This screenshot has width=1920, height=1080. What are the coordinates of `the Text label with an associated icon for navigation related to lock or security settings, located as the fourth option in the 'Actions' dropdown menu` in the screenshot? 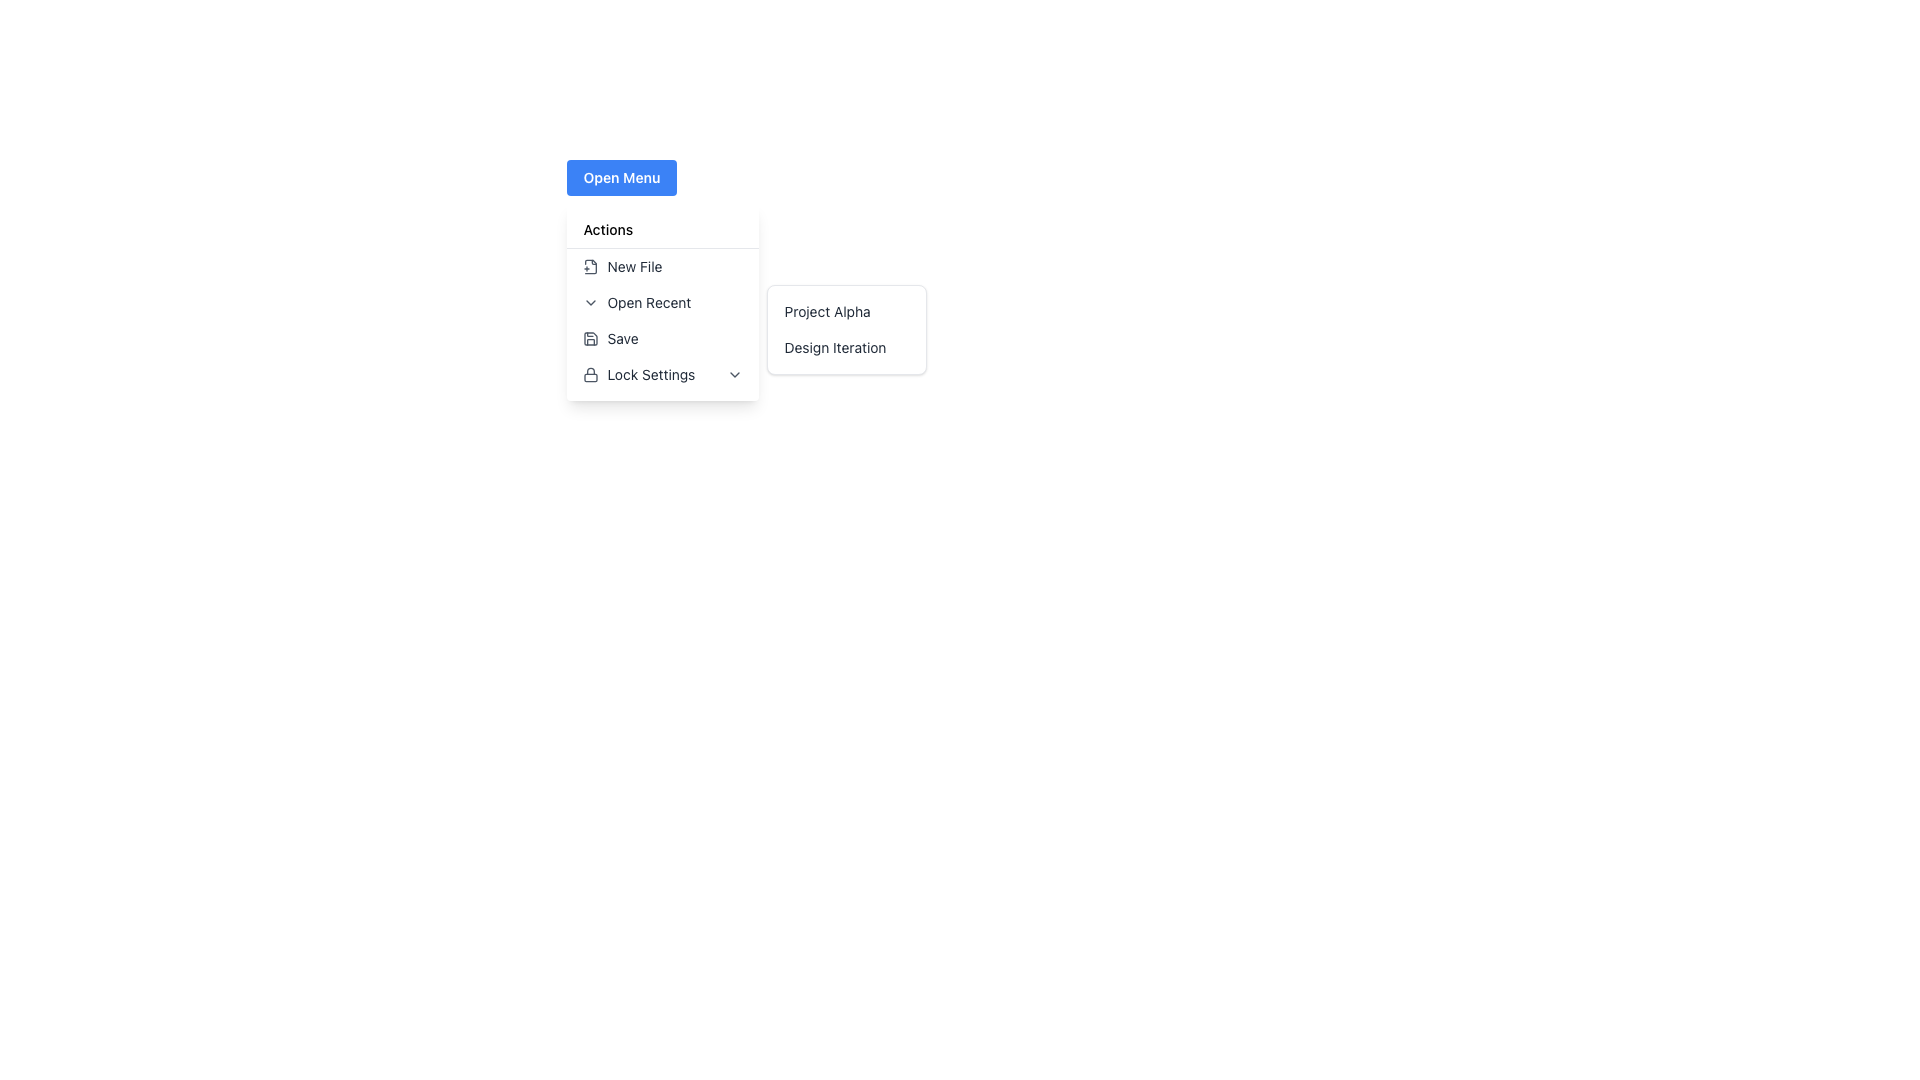 It's located at (638, 374).